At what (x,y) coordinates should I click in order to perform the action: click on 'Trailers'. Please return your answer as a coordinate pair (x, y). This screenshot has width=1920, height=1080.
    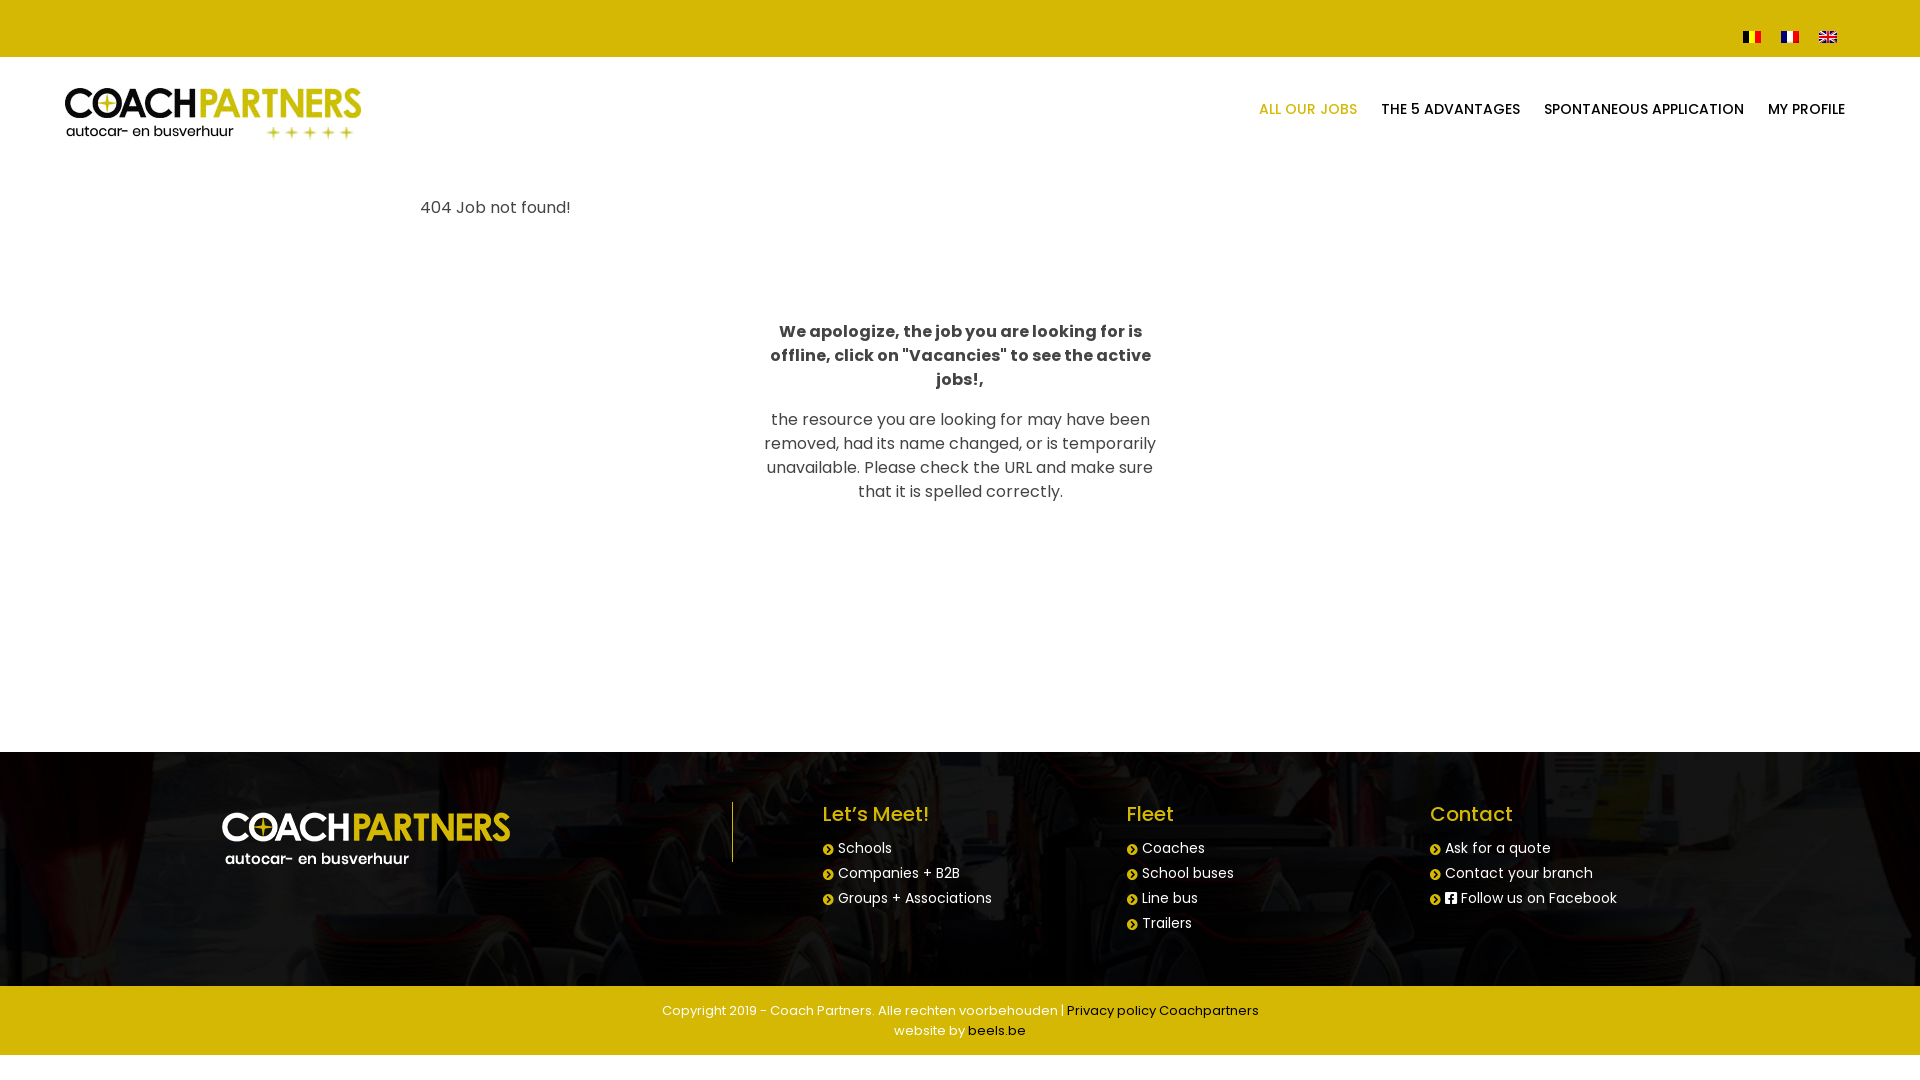
    Looking at the image, I should click on (1142, 922).